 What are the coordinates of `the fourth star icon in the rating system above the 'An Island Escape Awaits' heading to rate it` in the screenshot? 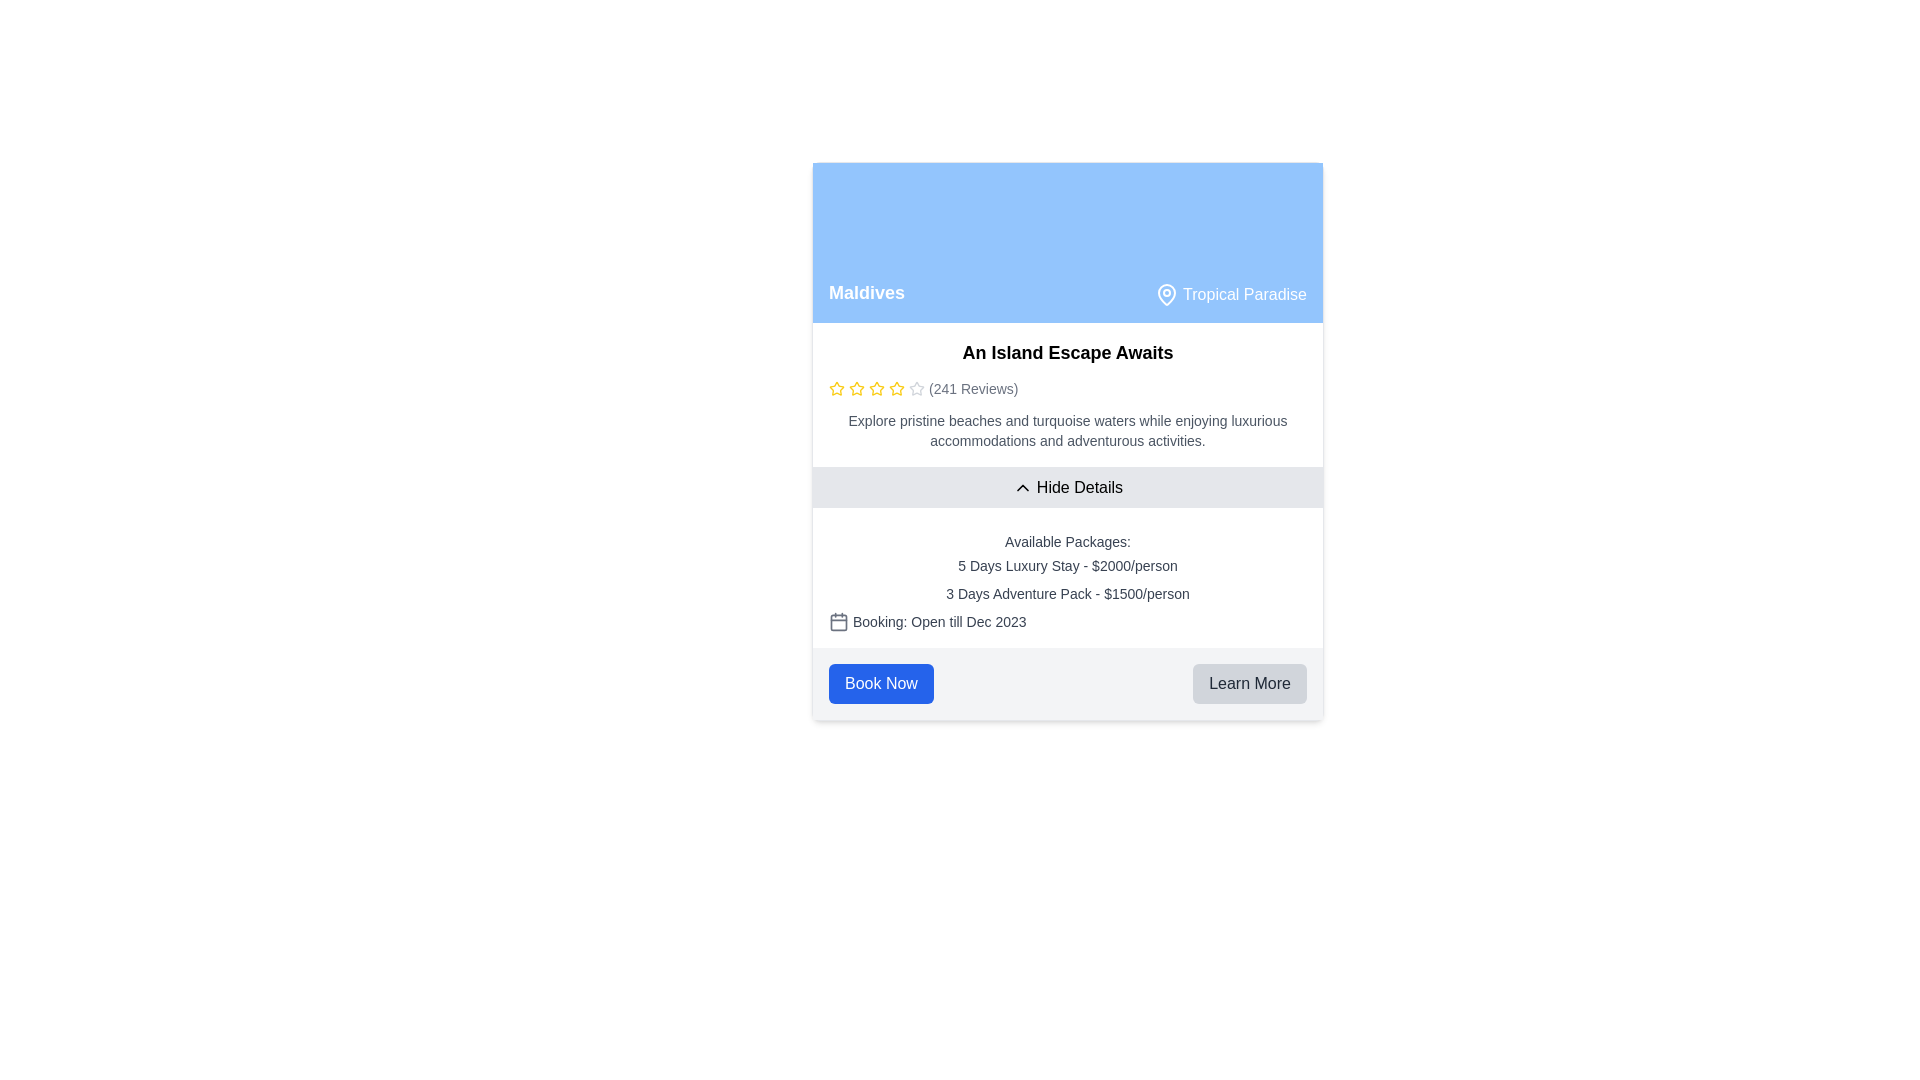 It's located at (915, 388).